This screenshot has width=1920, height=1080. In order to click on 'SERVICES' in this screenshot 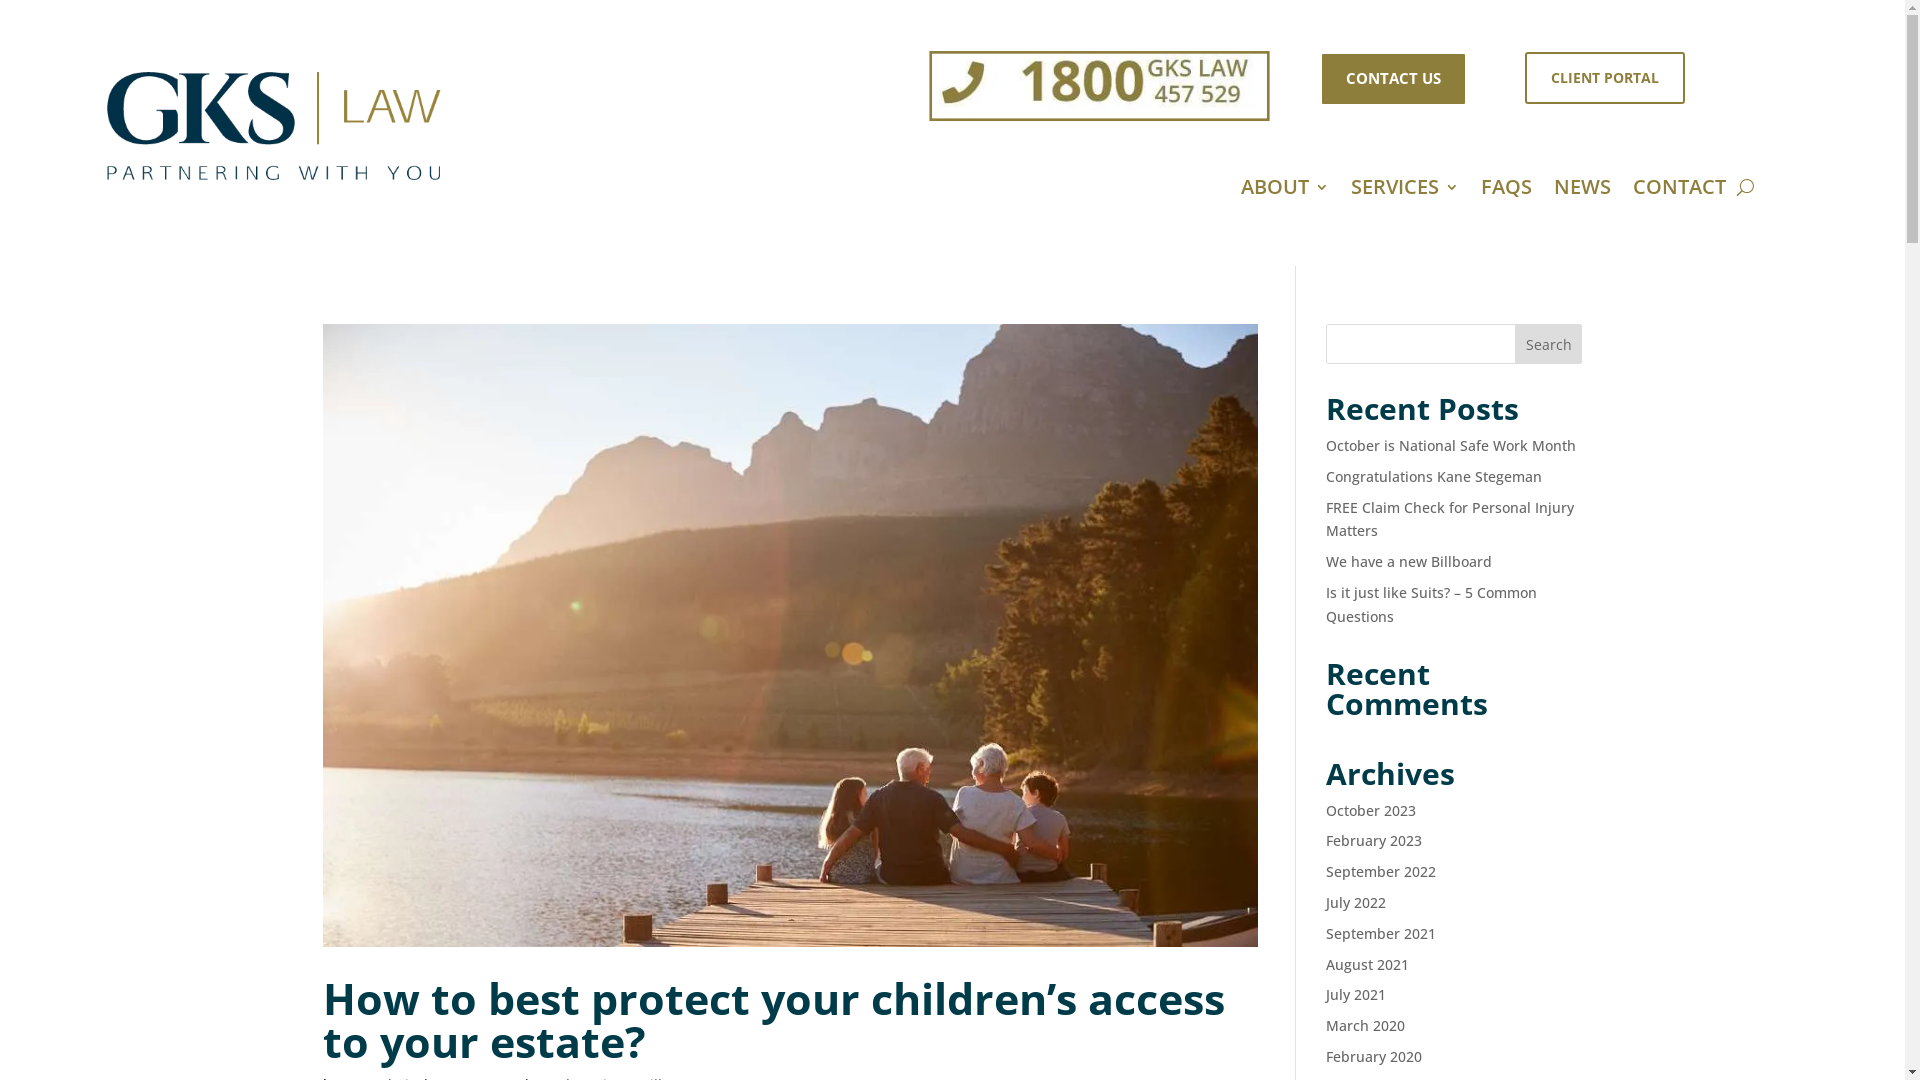, I will do `click(1404, 191)`.